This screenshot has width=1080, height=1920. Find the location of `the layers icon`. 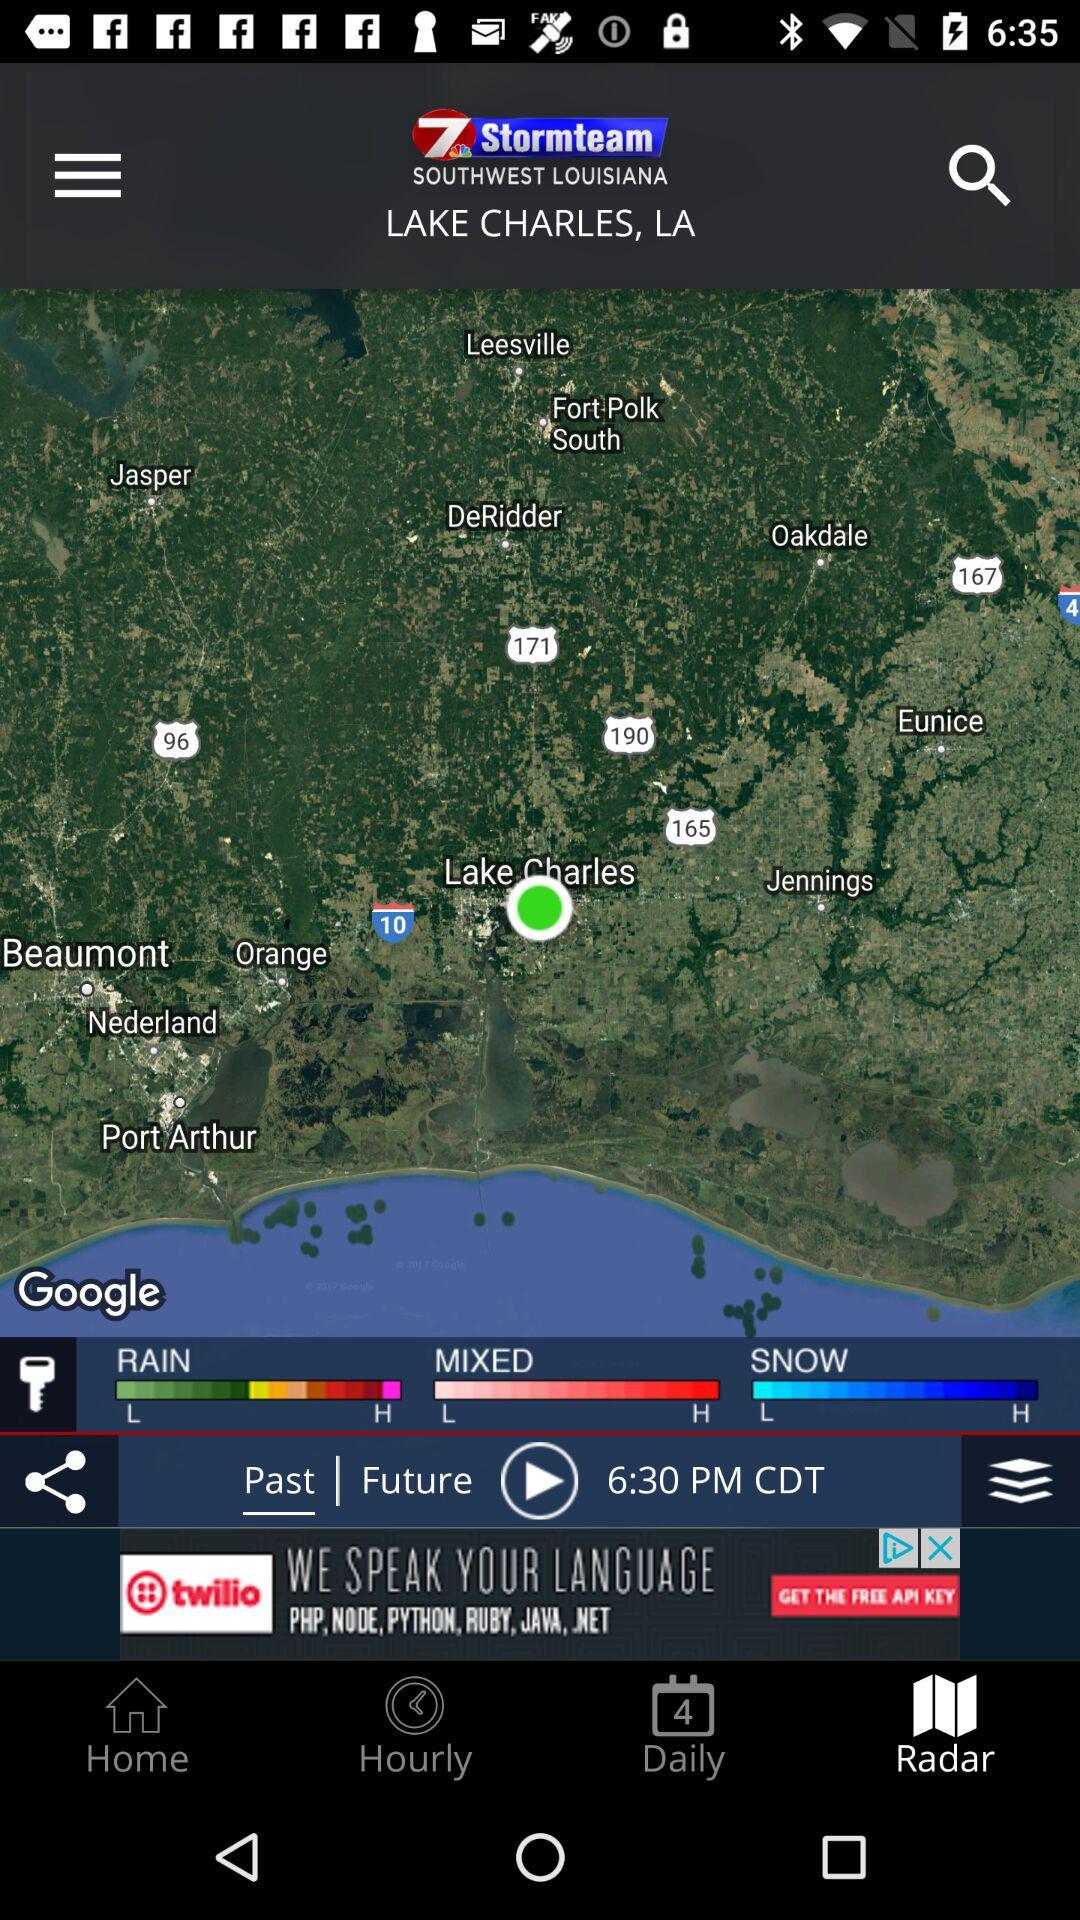

the layers icon is located at coordinates (1020, 1480).